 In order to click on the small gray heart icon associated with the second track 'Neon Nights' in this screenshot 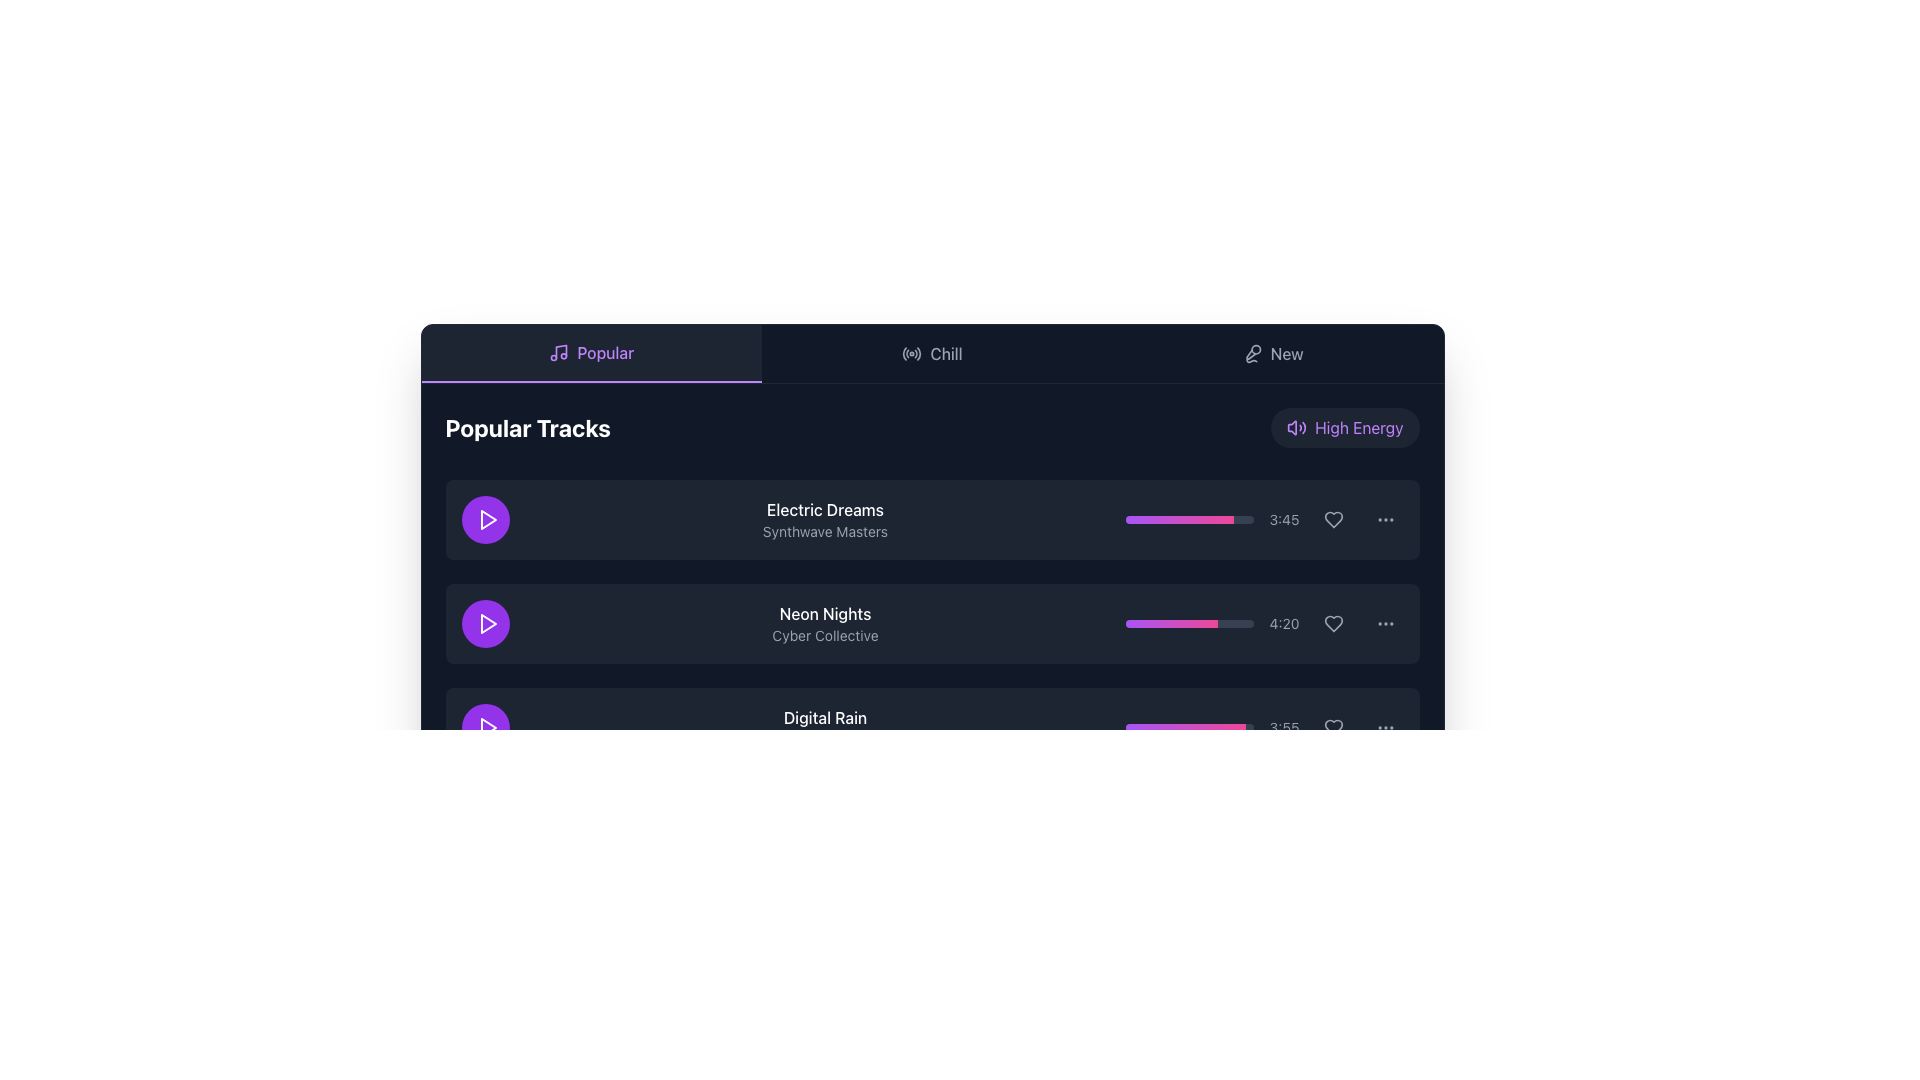, I will do `click(1333, 623)`.